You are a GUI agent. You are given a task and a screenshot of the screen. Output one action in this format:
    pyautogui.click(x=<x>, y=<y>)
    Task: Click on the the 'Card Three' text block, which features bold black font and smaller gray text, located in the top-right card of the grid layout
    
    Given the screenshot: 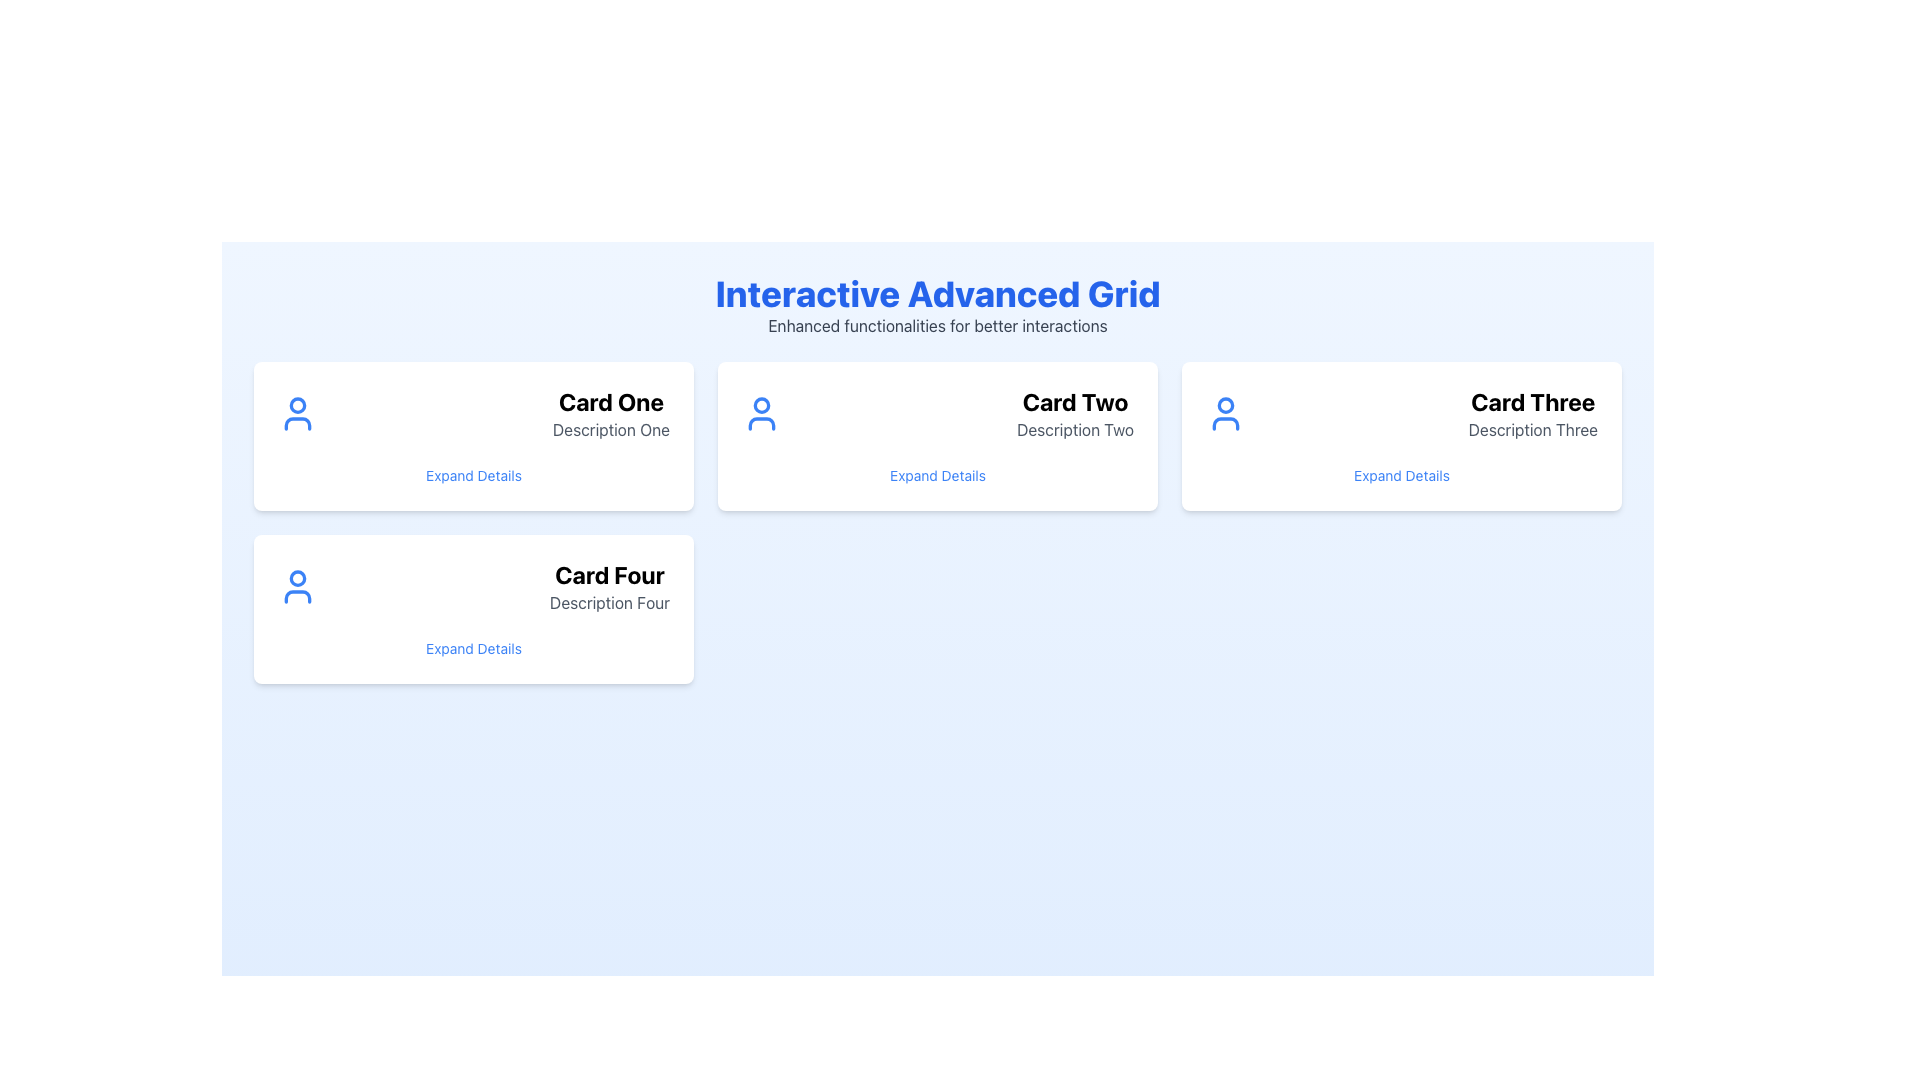 What is the action you would take?
    pyautogui.click(x=1532, y=412)
    